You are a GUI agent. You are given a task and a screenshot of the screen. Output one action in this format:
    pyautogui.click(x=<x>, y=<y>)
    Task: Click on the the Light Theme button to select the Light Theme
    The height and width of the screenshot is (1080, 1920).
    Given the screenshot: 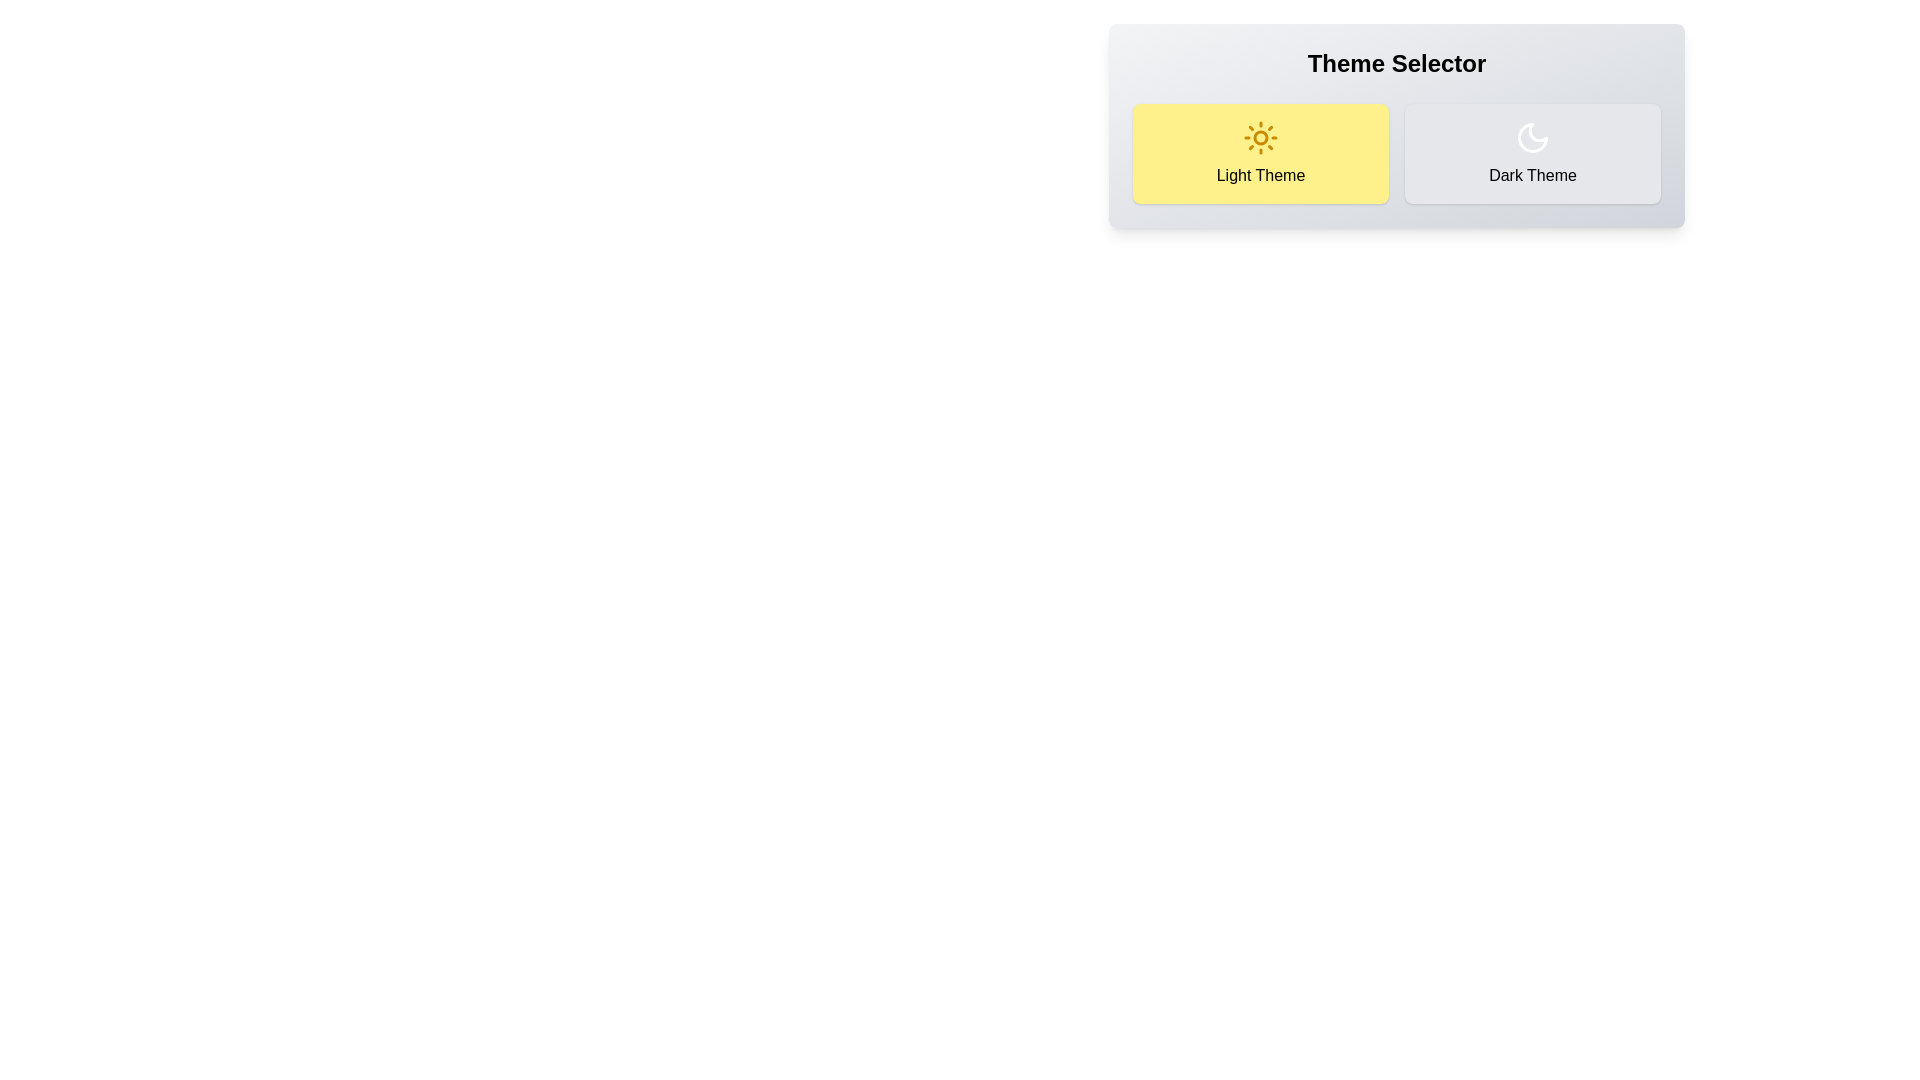 What is the action you would take?
    pyautogui.click(x=1260, y=153)
    